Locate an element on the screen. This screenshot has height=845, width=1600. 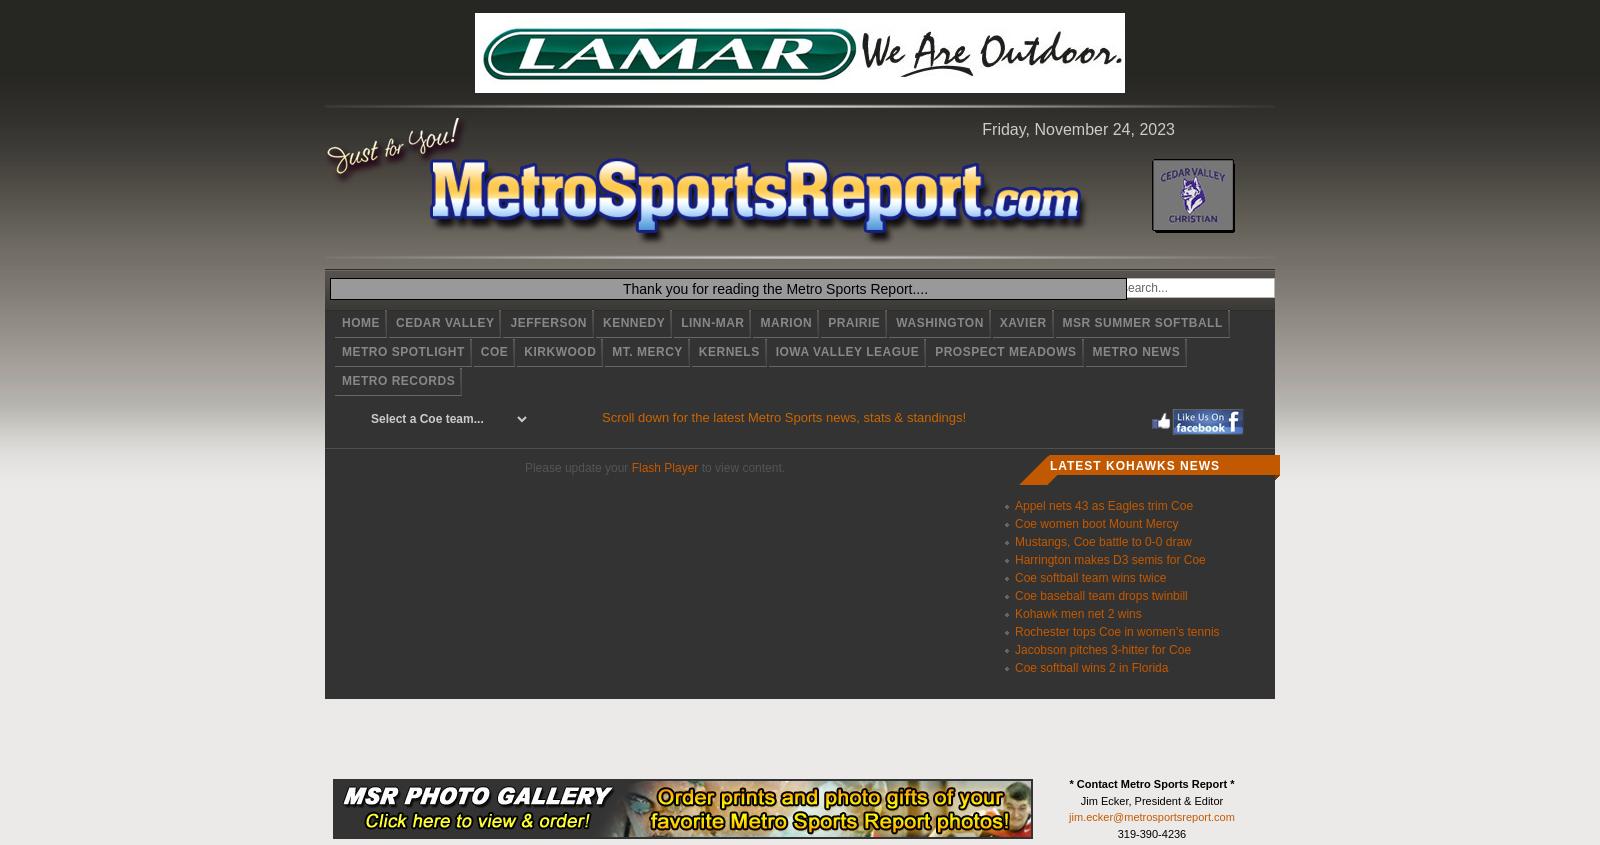
'Appel nets 43 as Eagles trim Coe' is located at coordinates (1104, 505).